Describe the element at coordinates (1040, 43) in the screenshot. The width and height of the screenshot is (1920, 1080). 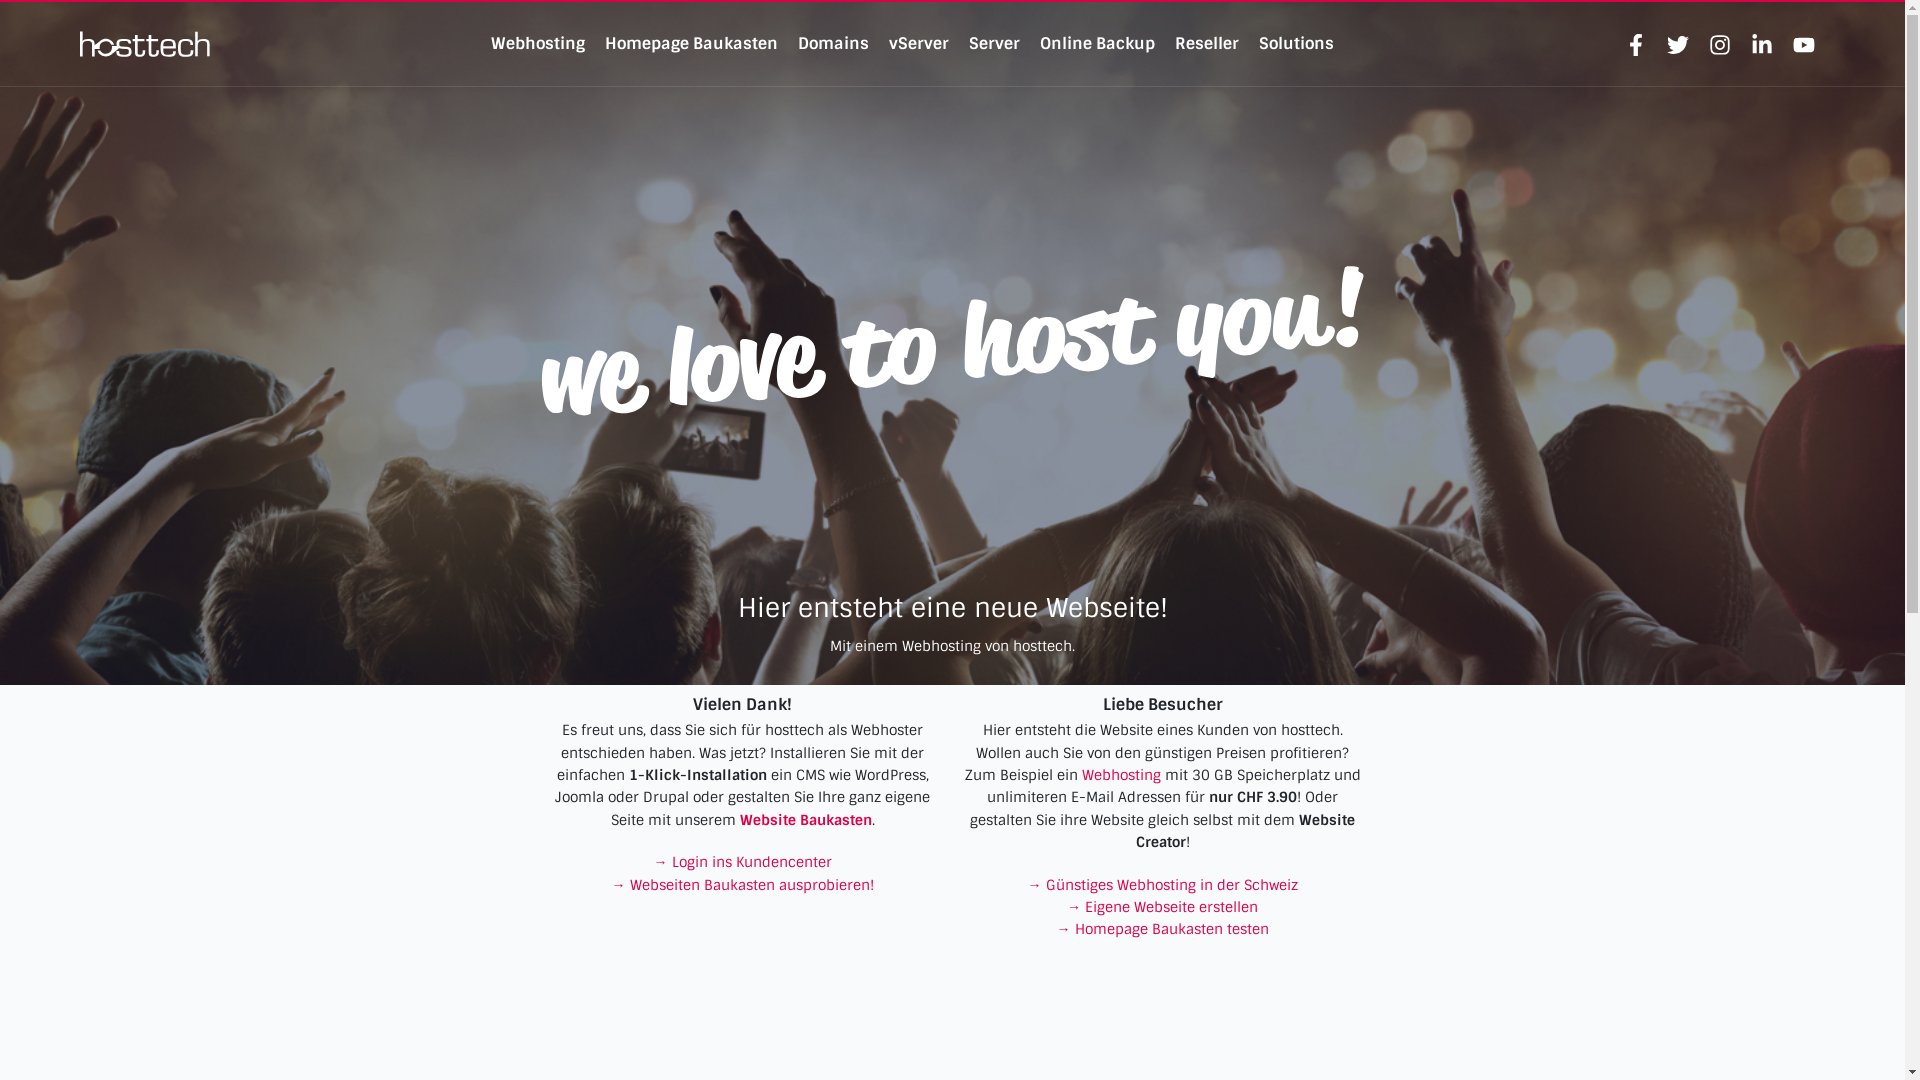
I see `'Online Backup'` at that location.